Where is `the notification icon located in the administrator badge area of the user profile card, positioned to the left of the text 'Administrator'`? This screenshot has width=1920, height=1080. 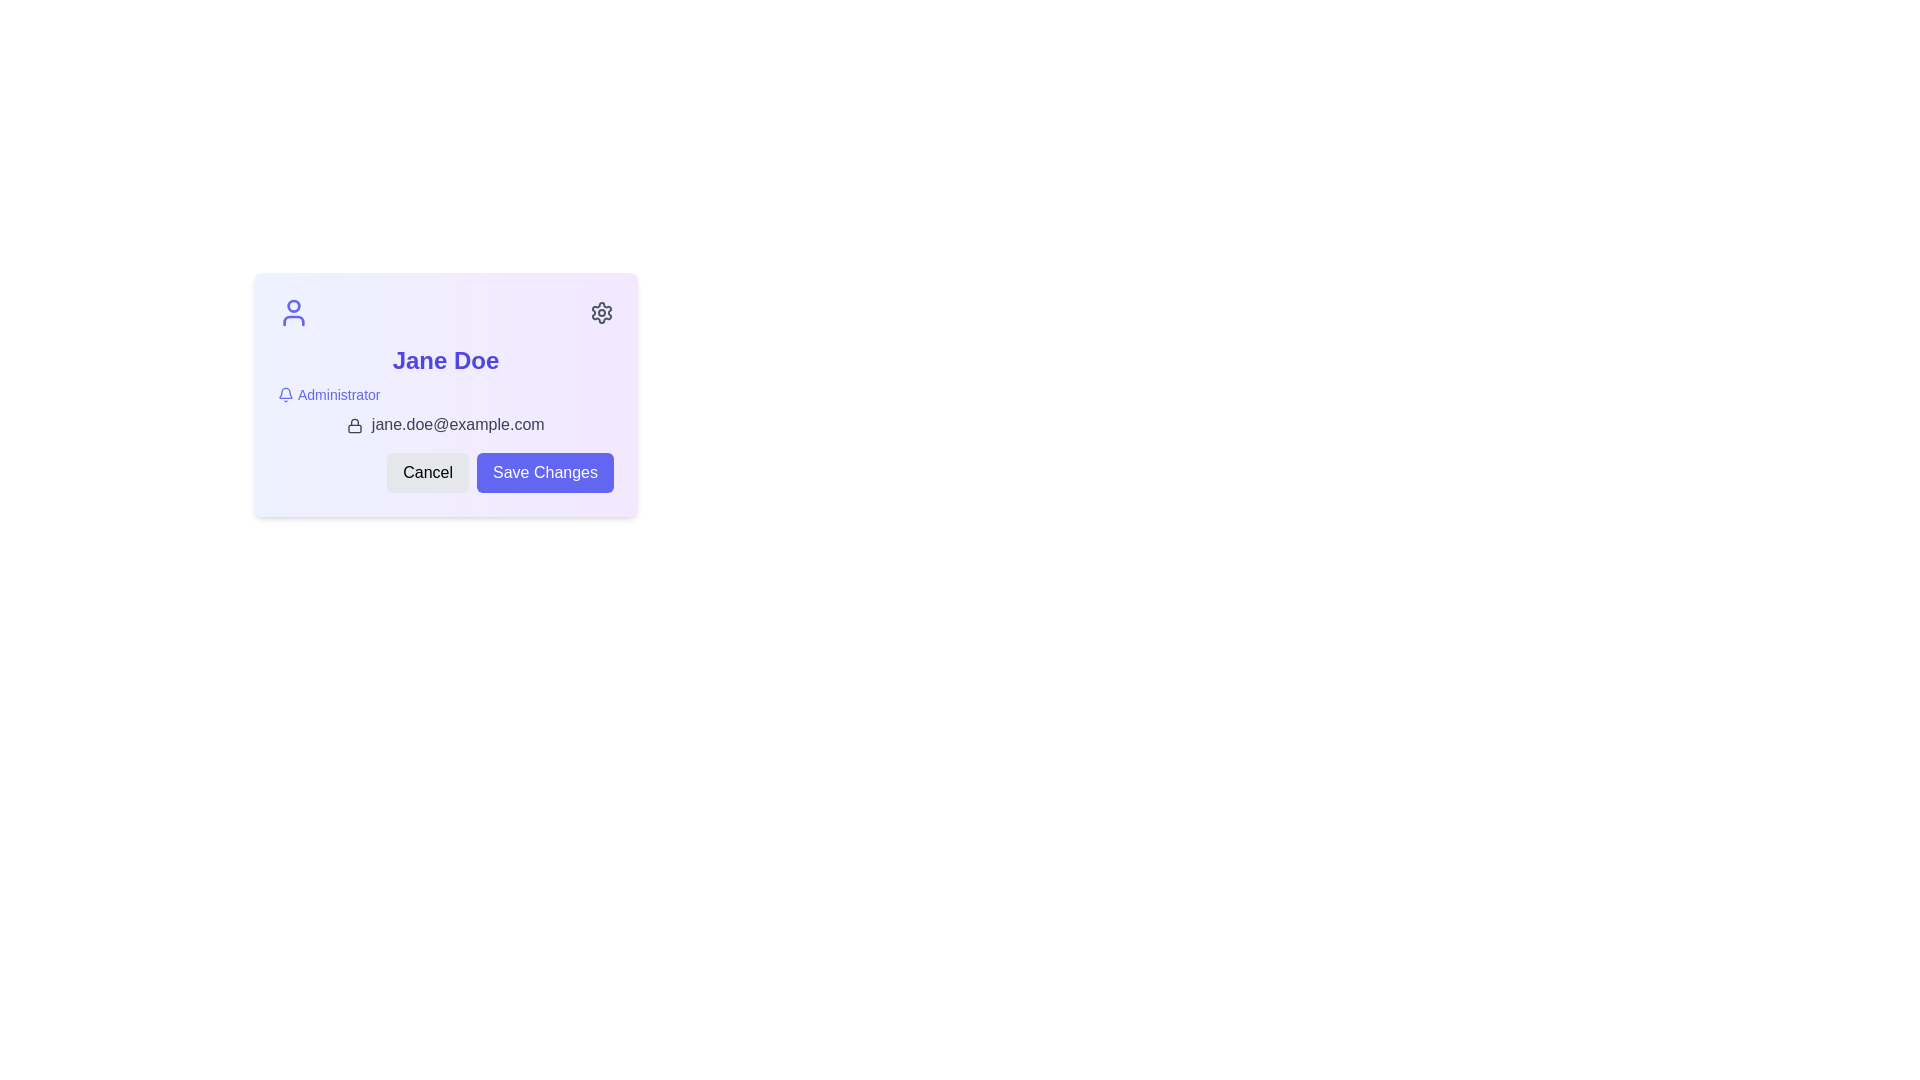 the notification icon located in the administrator badge area of the user profile card, positioned to the left of the text 'Administrator' is located at coordinates (285, 394).